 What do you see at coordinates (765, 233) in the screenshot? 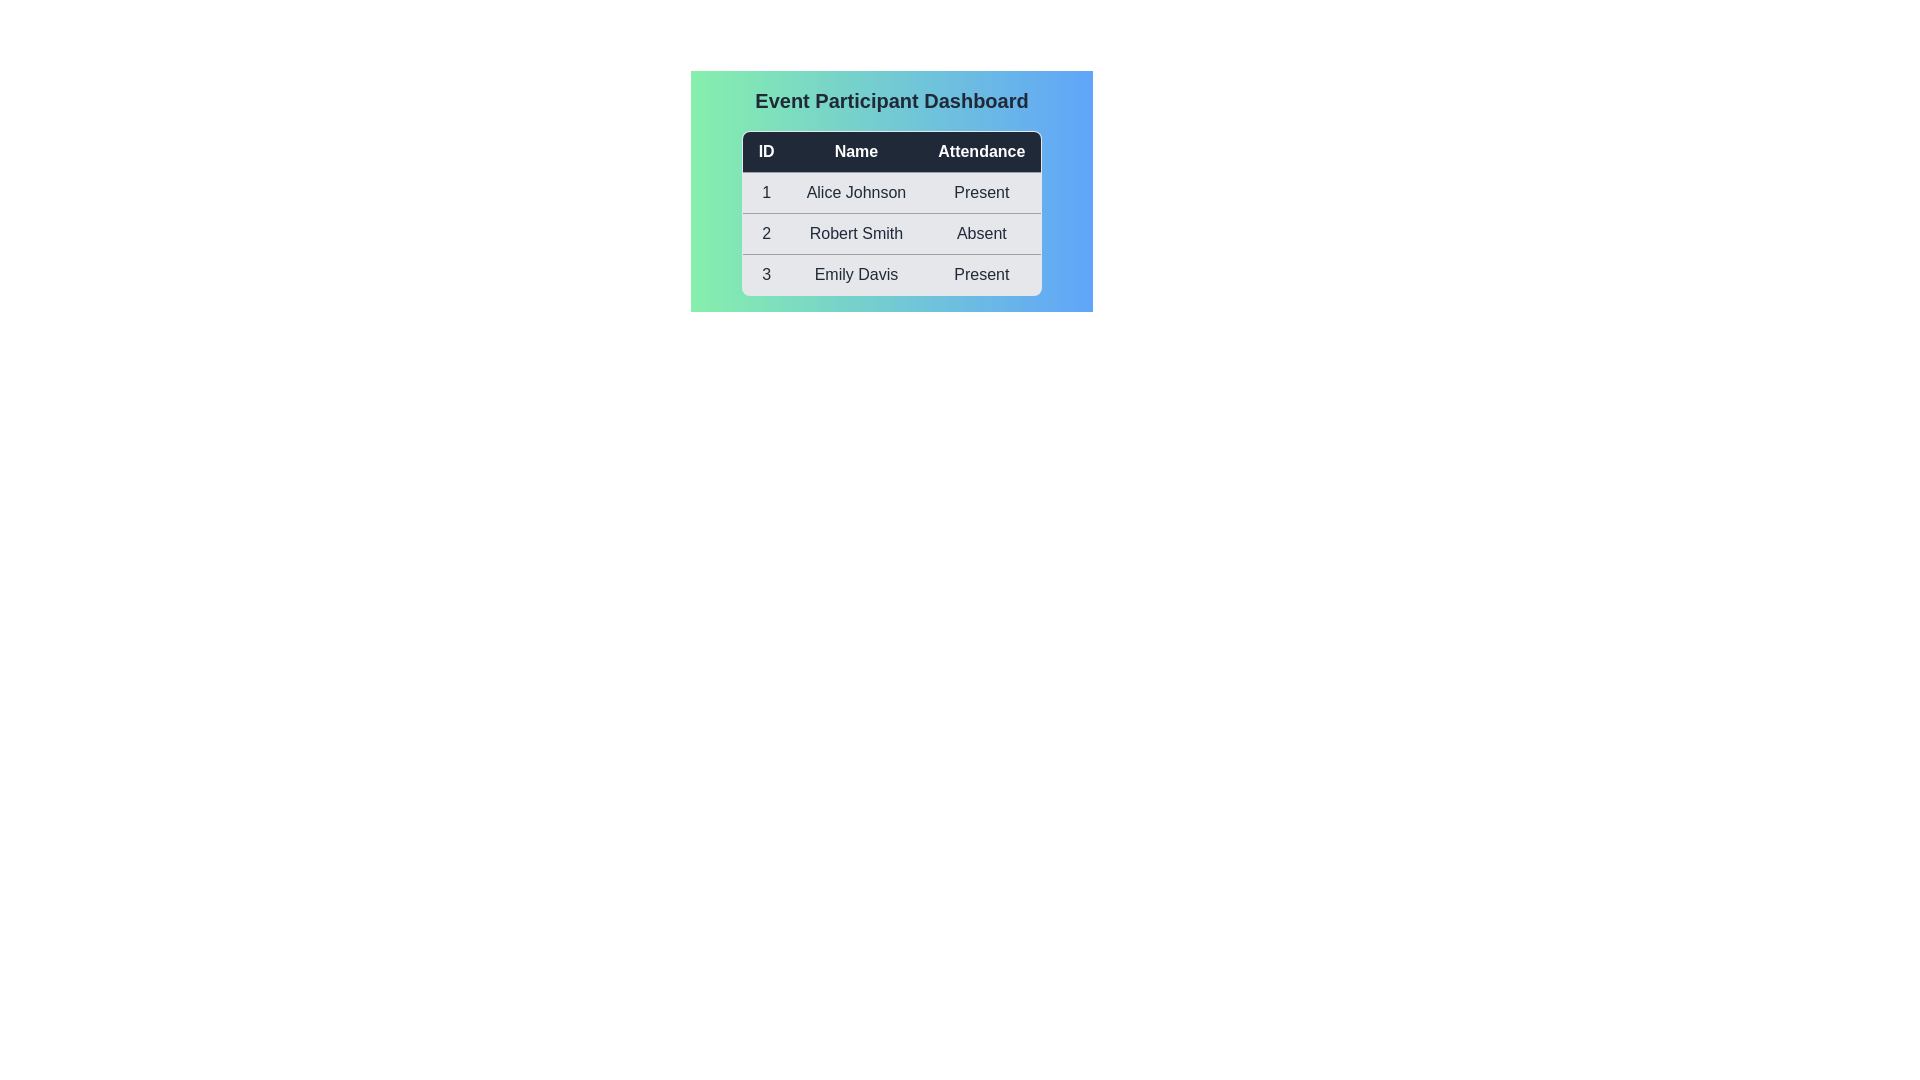
I see `the Text label in the first cell of the second row of the table, which identifies the participant's ID and is located under the 'ID' header` at bounding box center [765, 233].